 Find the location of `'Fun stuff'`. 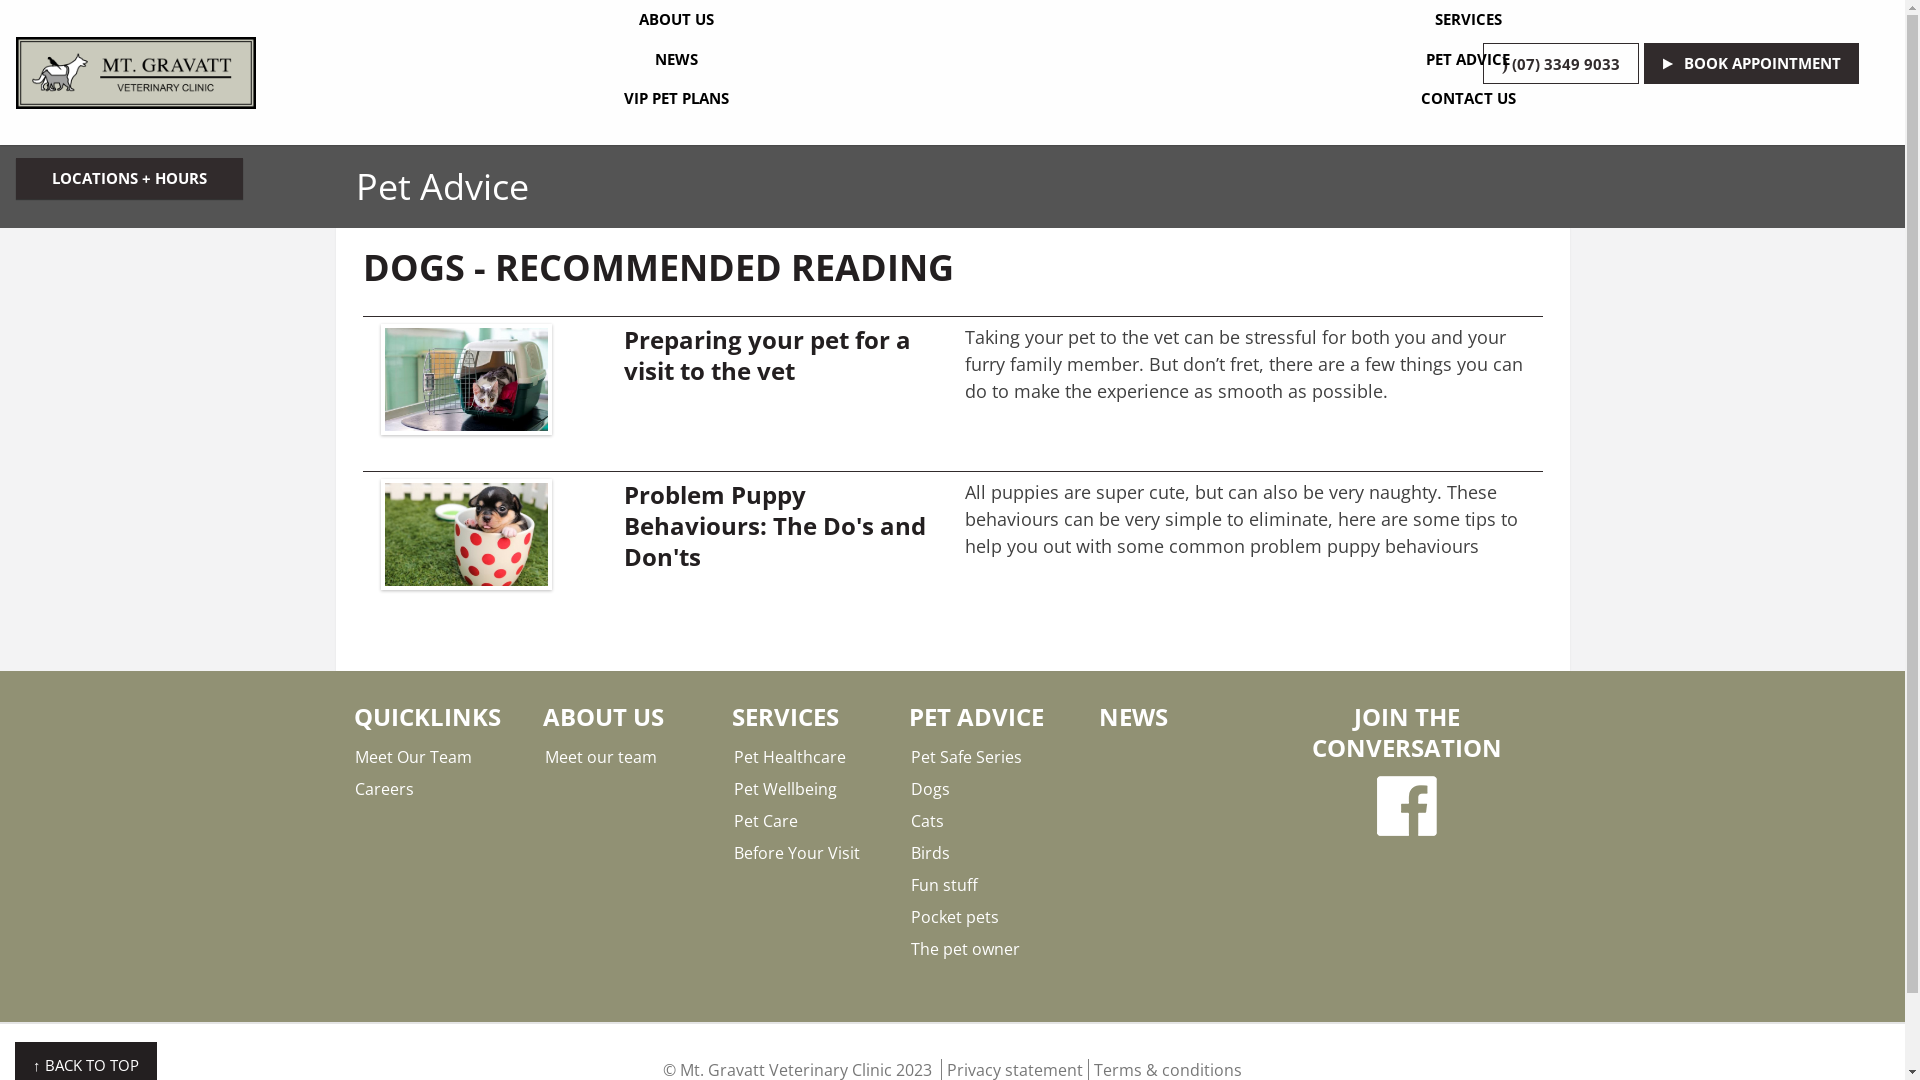

'Fun stuff' is located at coordinates (991, 883).